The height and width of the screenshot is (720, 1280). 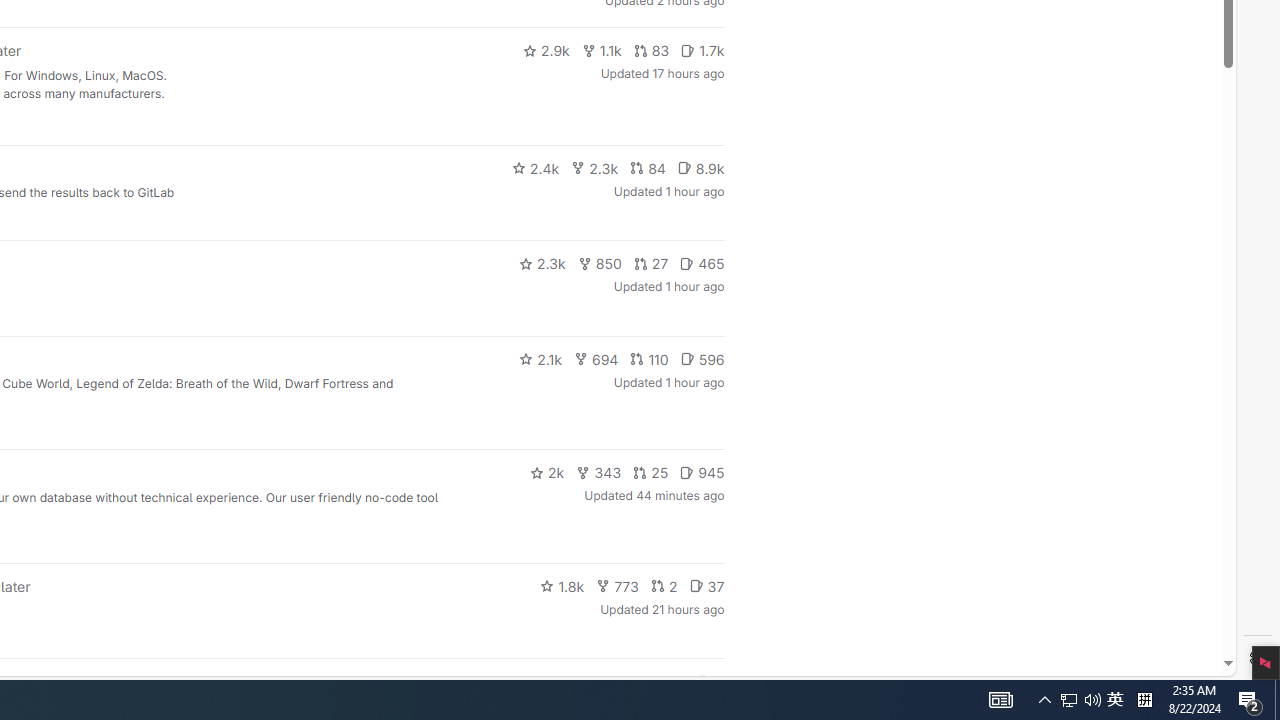 I want to click on '465', so click(x=702, y=262).